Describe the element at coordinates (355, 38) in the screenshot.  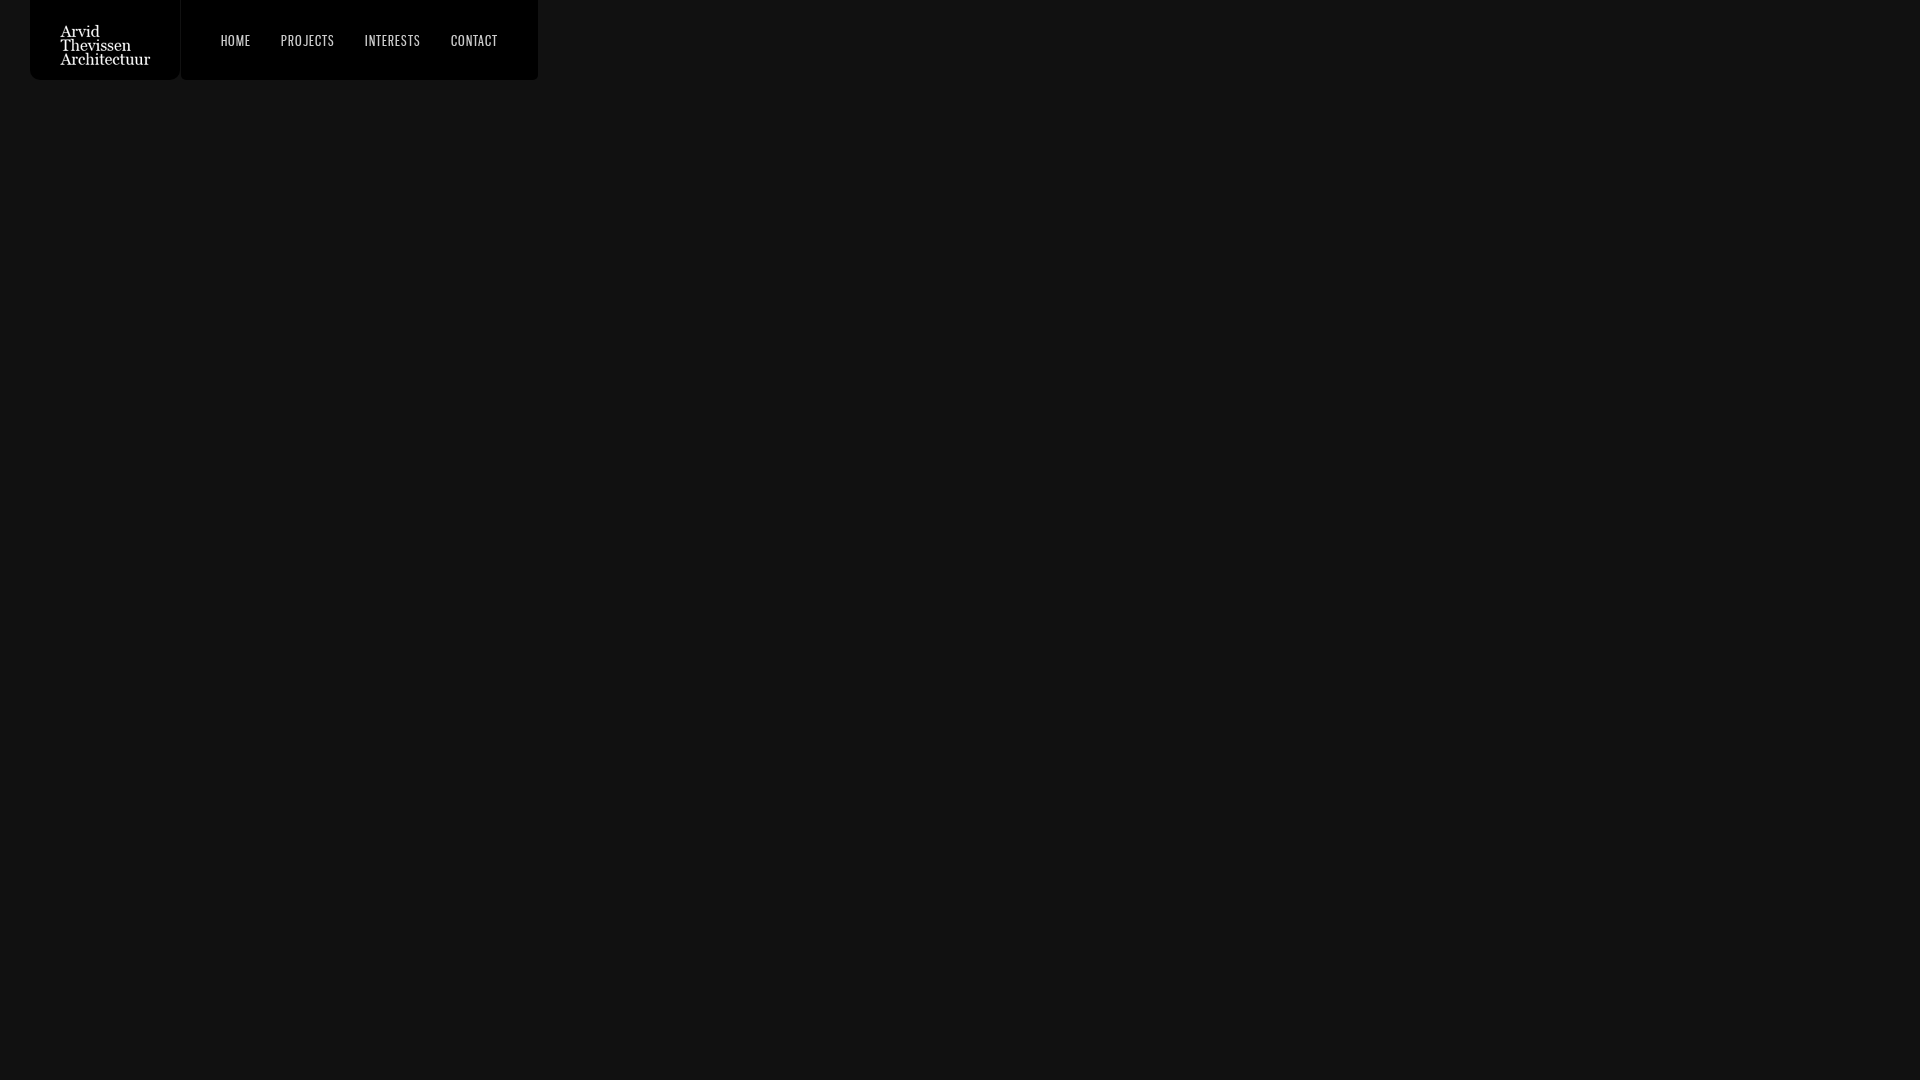
I see `'INTERESTS'` at that location.